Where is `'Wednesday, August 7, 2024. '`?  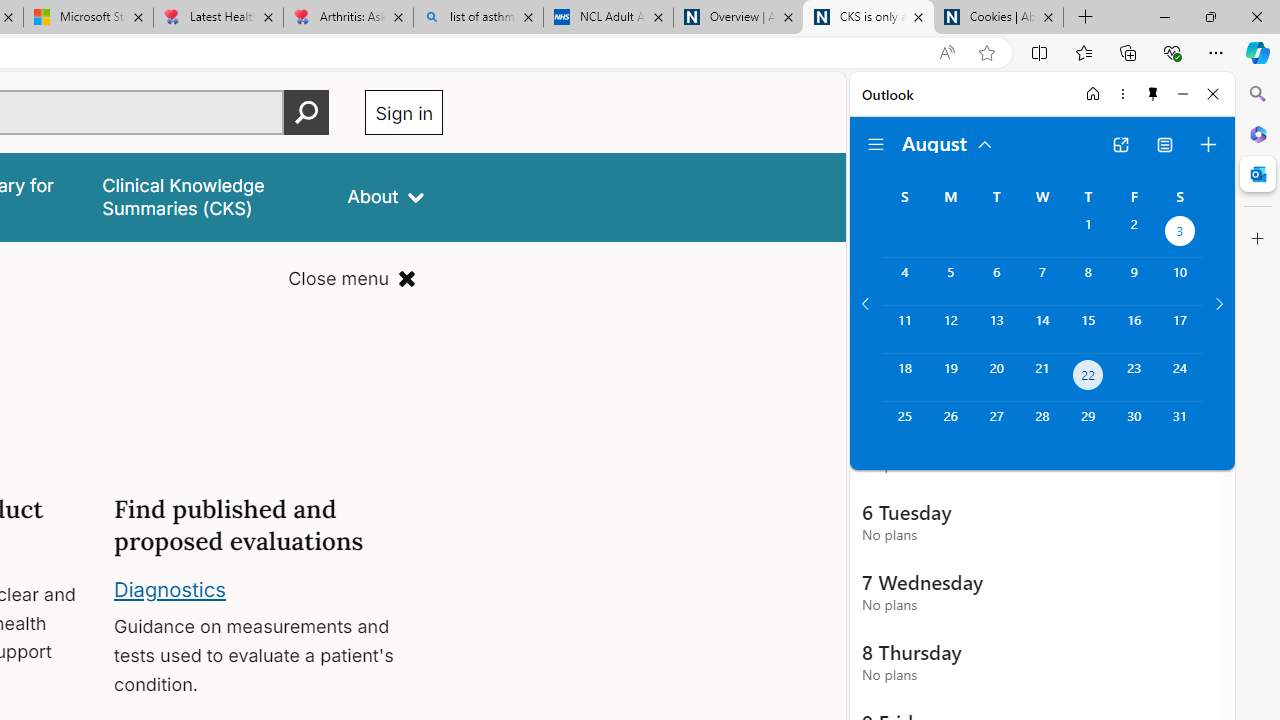 'Wednesday, August 7, 2024. ' is located at coordinates (1041, 281).